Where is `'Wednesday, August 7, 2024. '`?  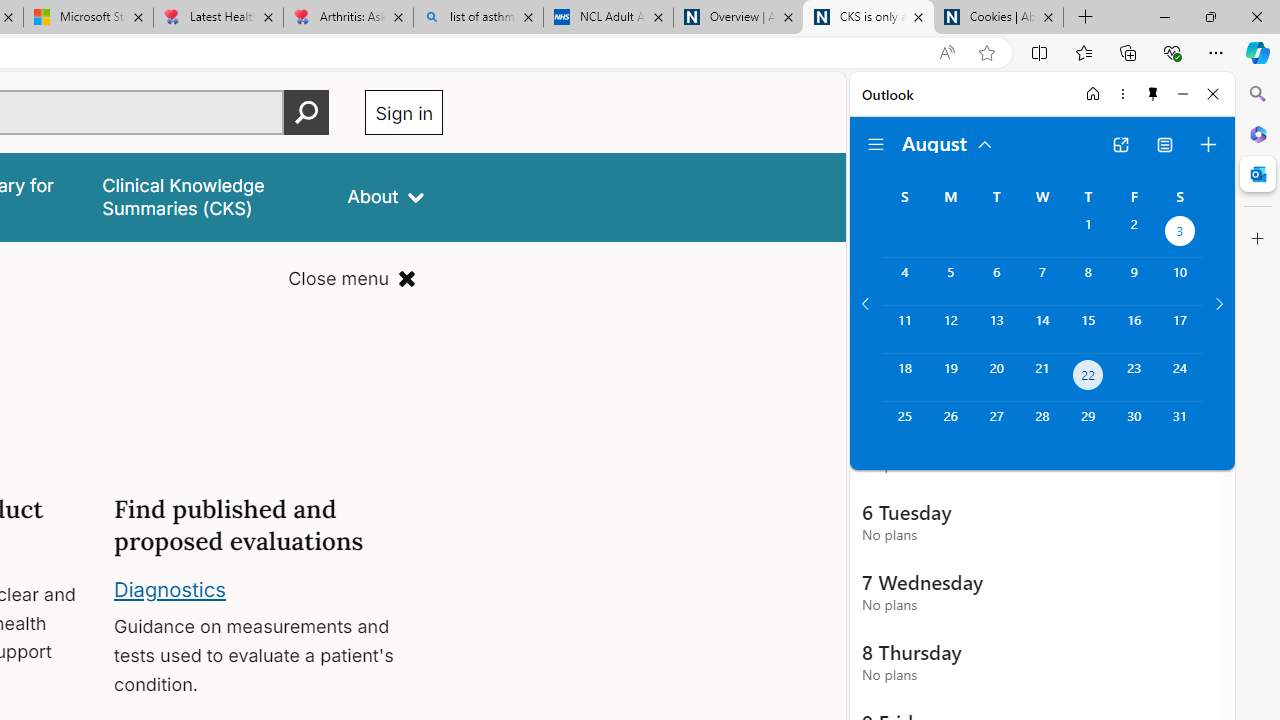 'Wednesday, August 7, 2024. ' is located at coordinates (1041, 281).